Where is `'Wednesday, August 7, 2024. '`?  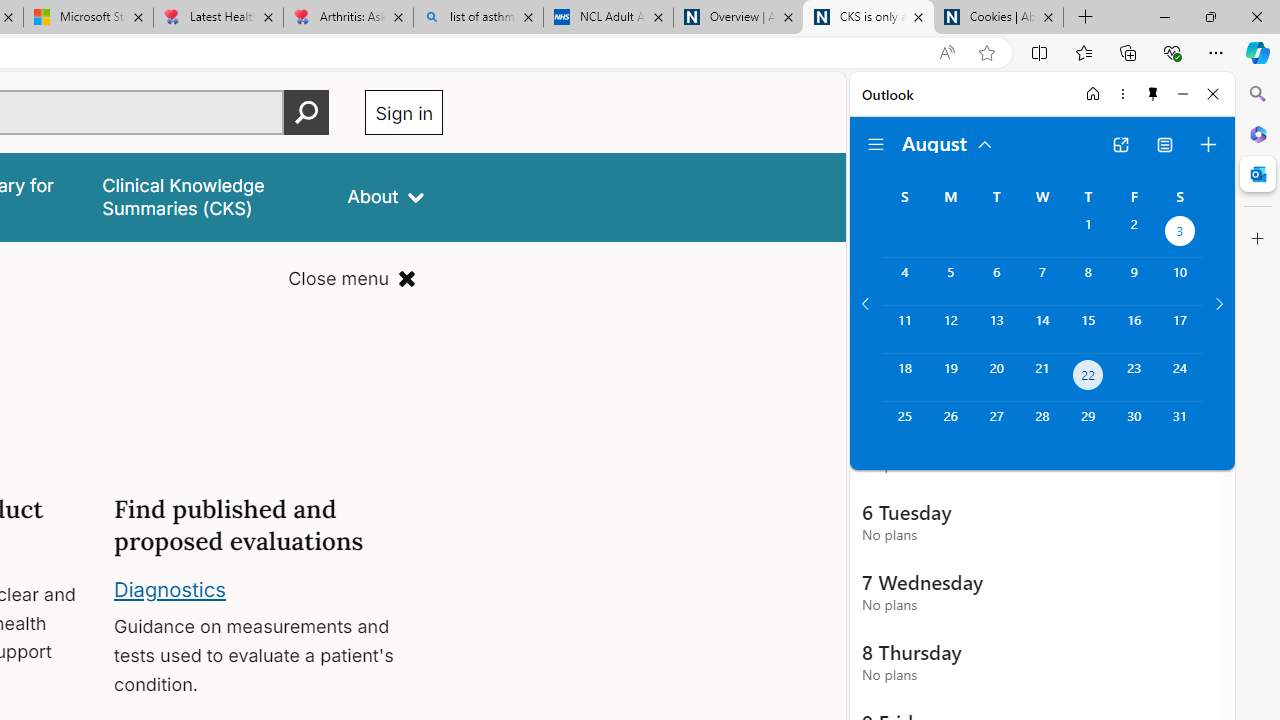 'Wednesday, August 7, 2024. ' is located at coordinates (1041, 281).